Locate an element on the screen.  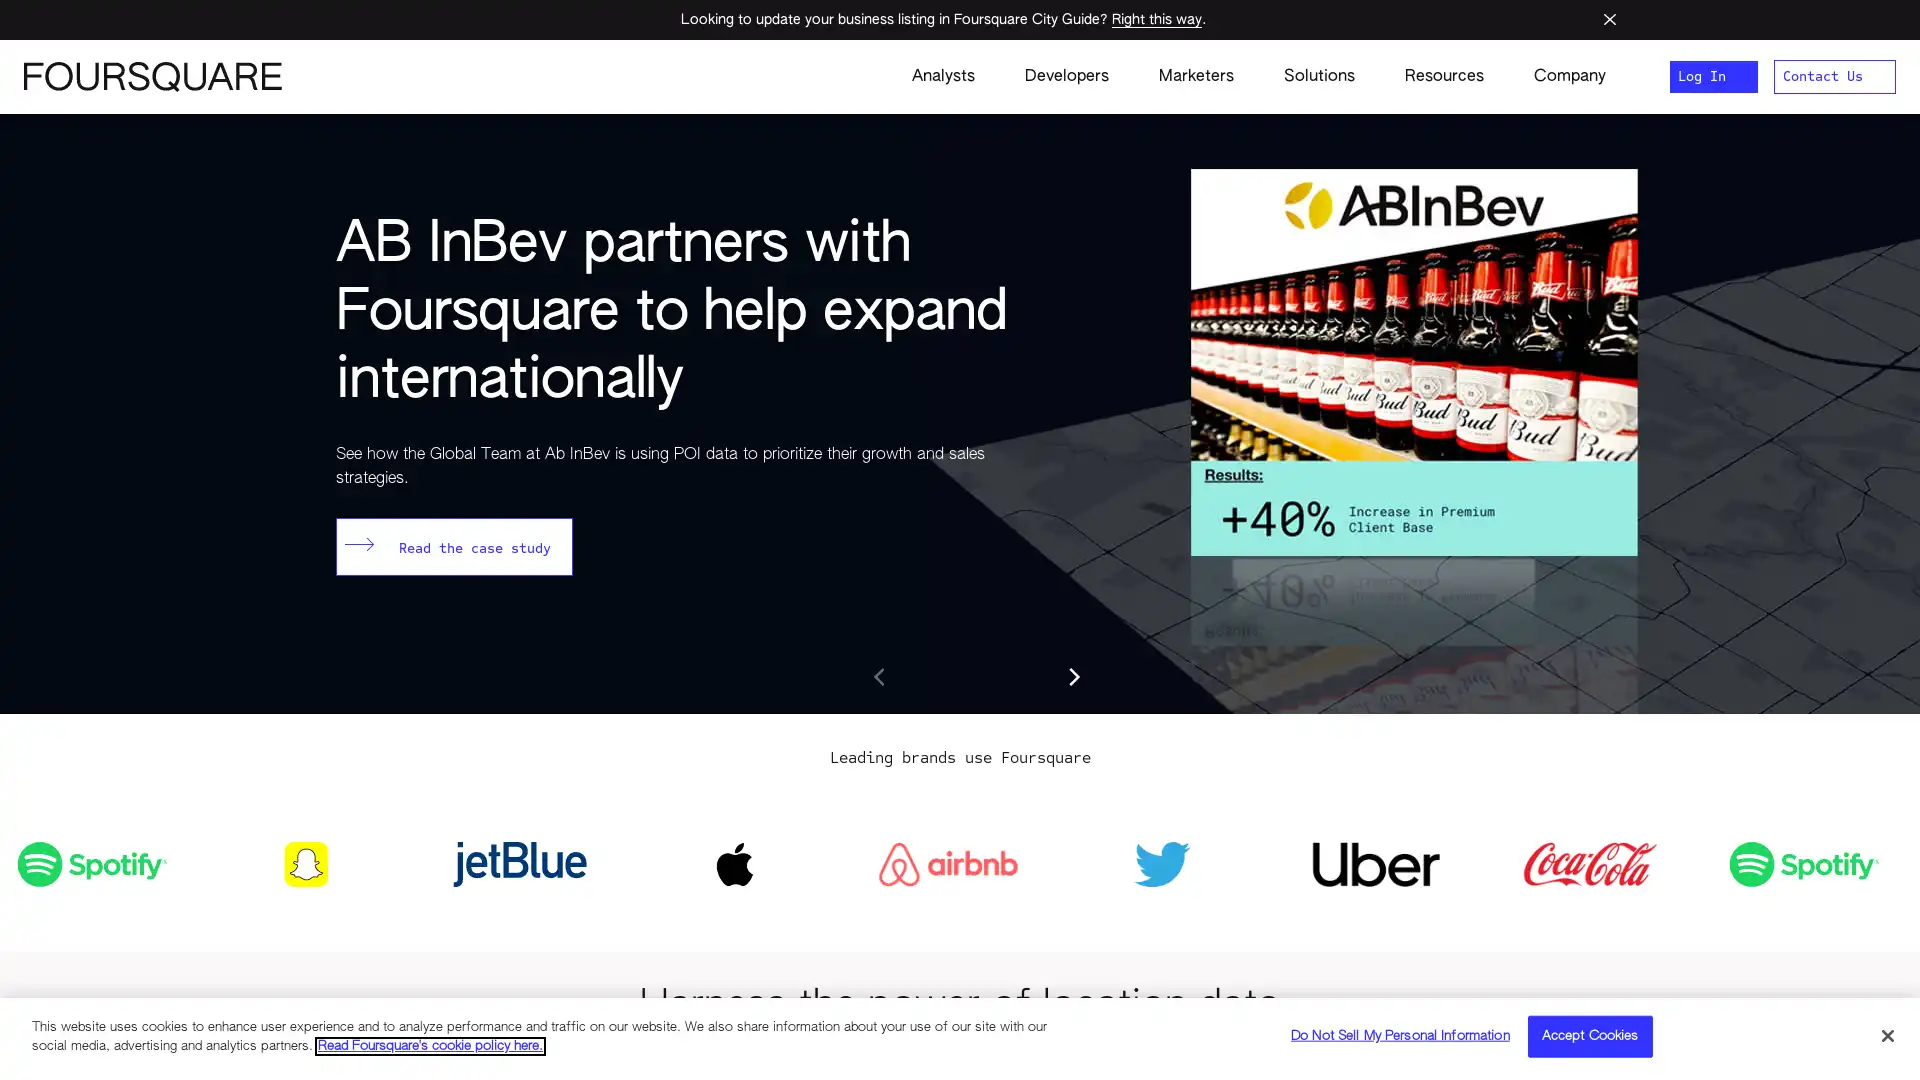
Developers is located at coordinates (1065, 76).